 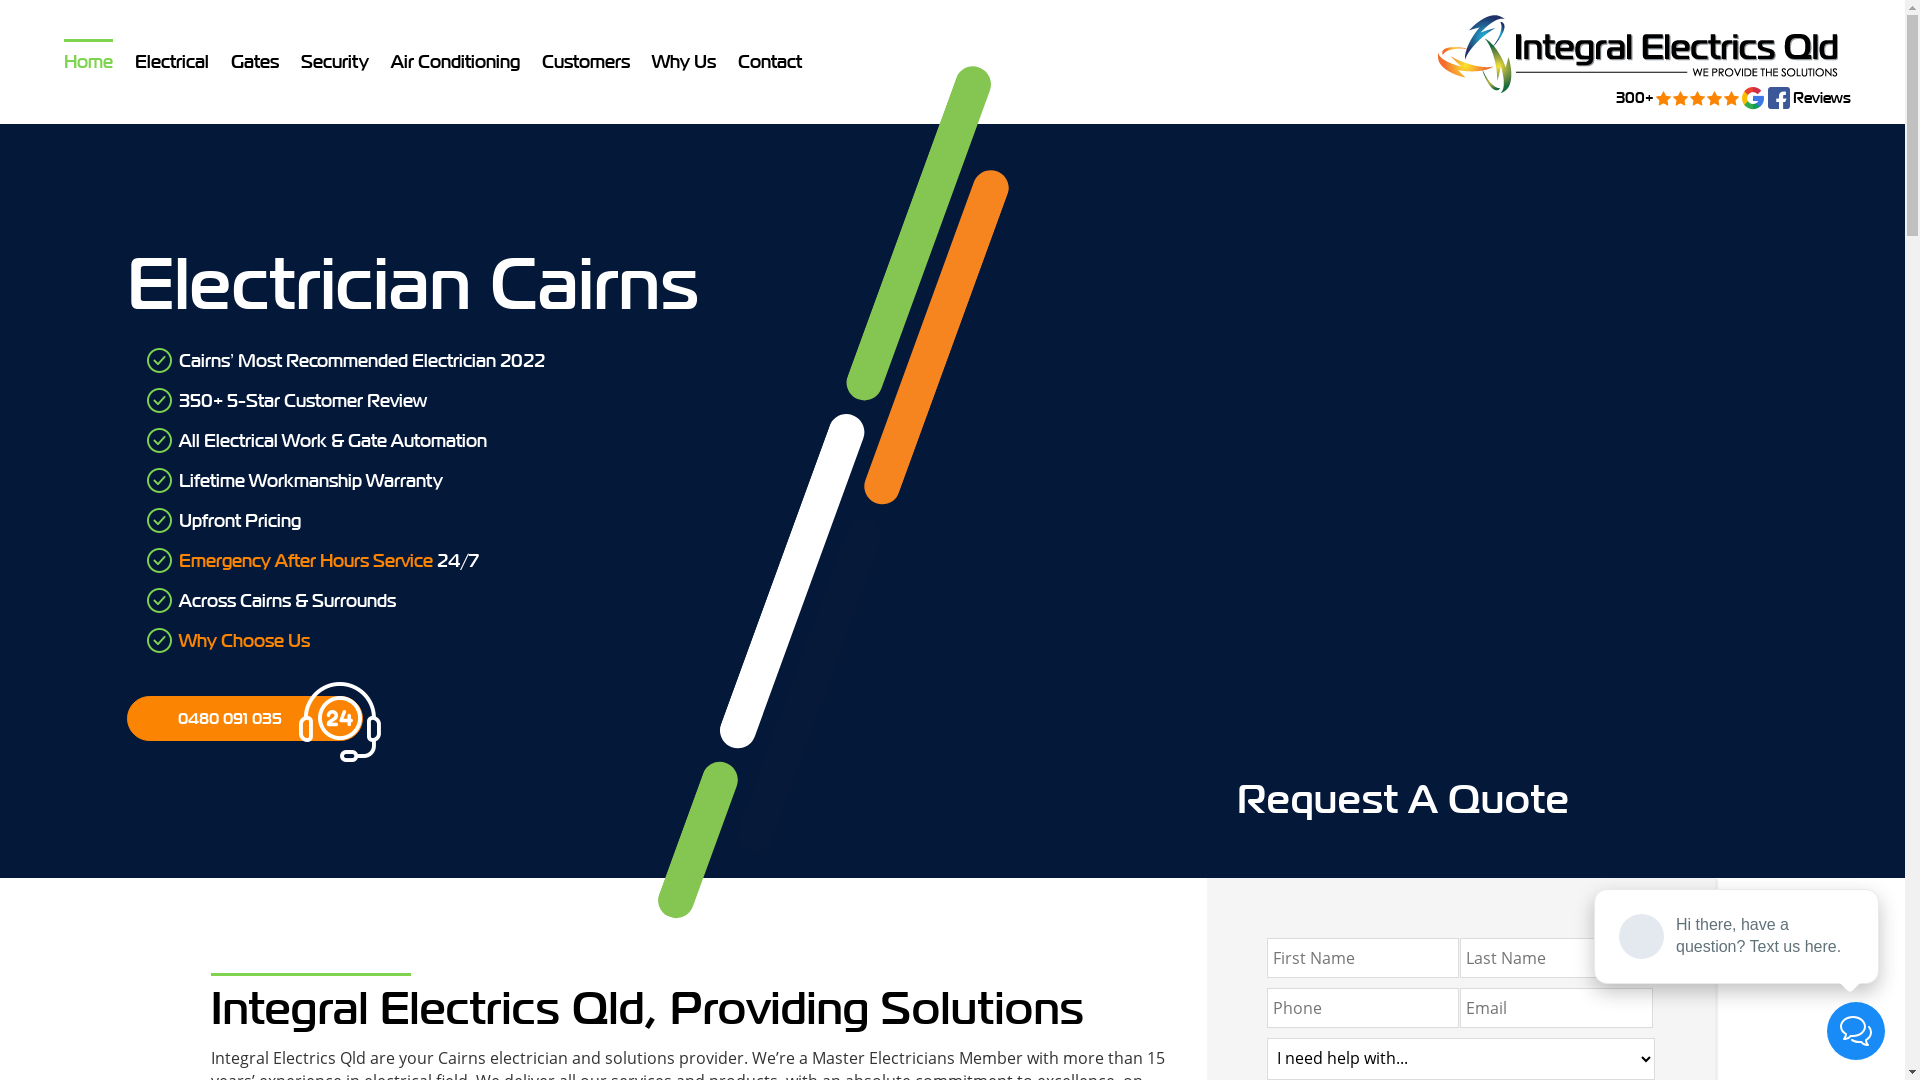 I want to click on 'Air Conditioning', so click(x=454, y=60).